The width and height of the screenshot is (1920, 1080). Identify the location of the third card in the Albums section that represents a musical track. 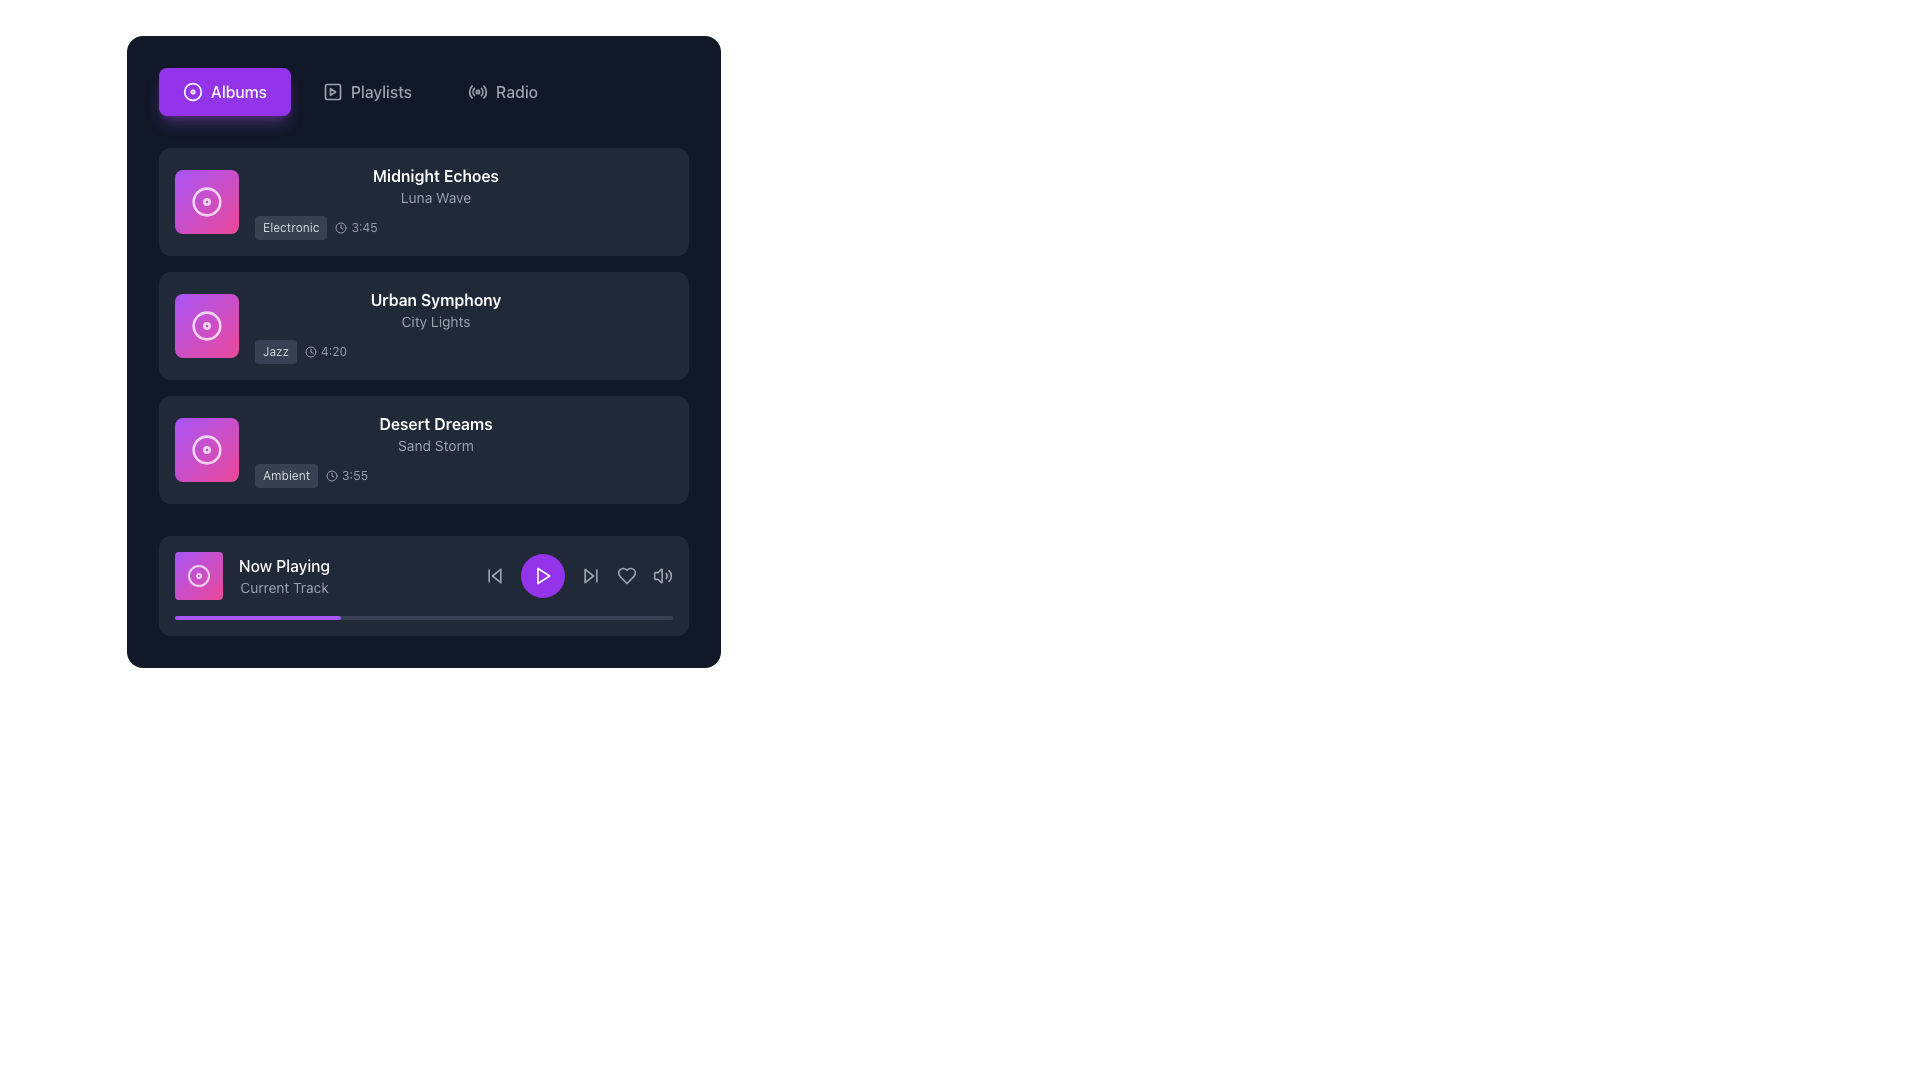
(422, 450).